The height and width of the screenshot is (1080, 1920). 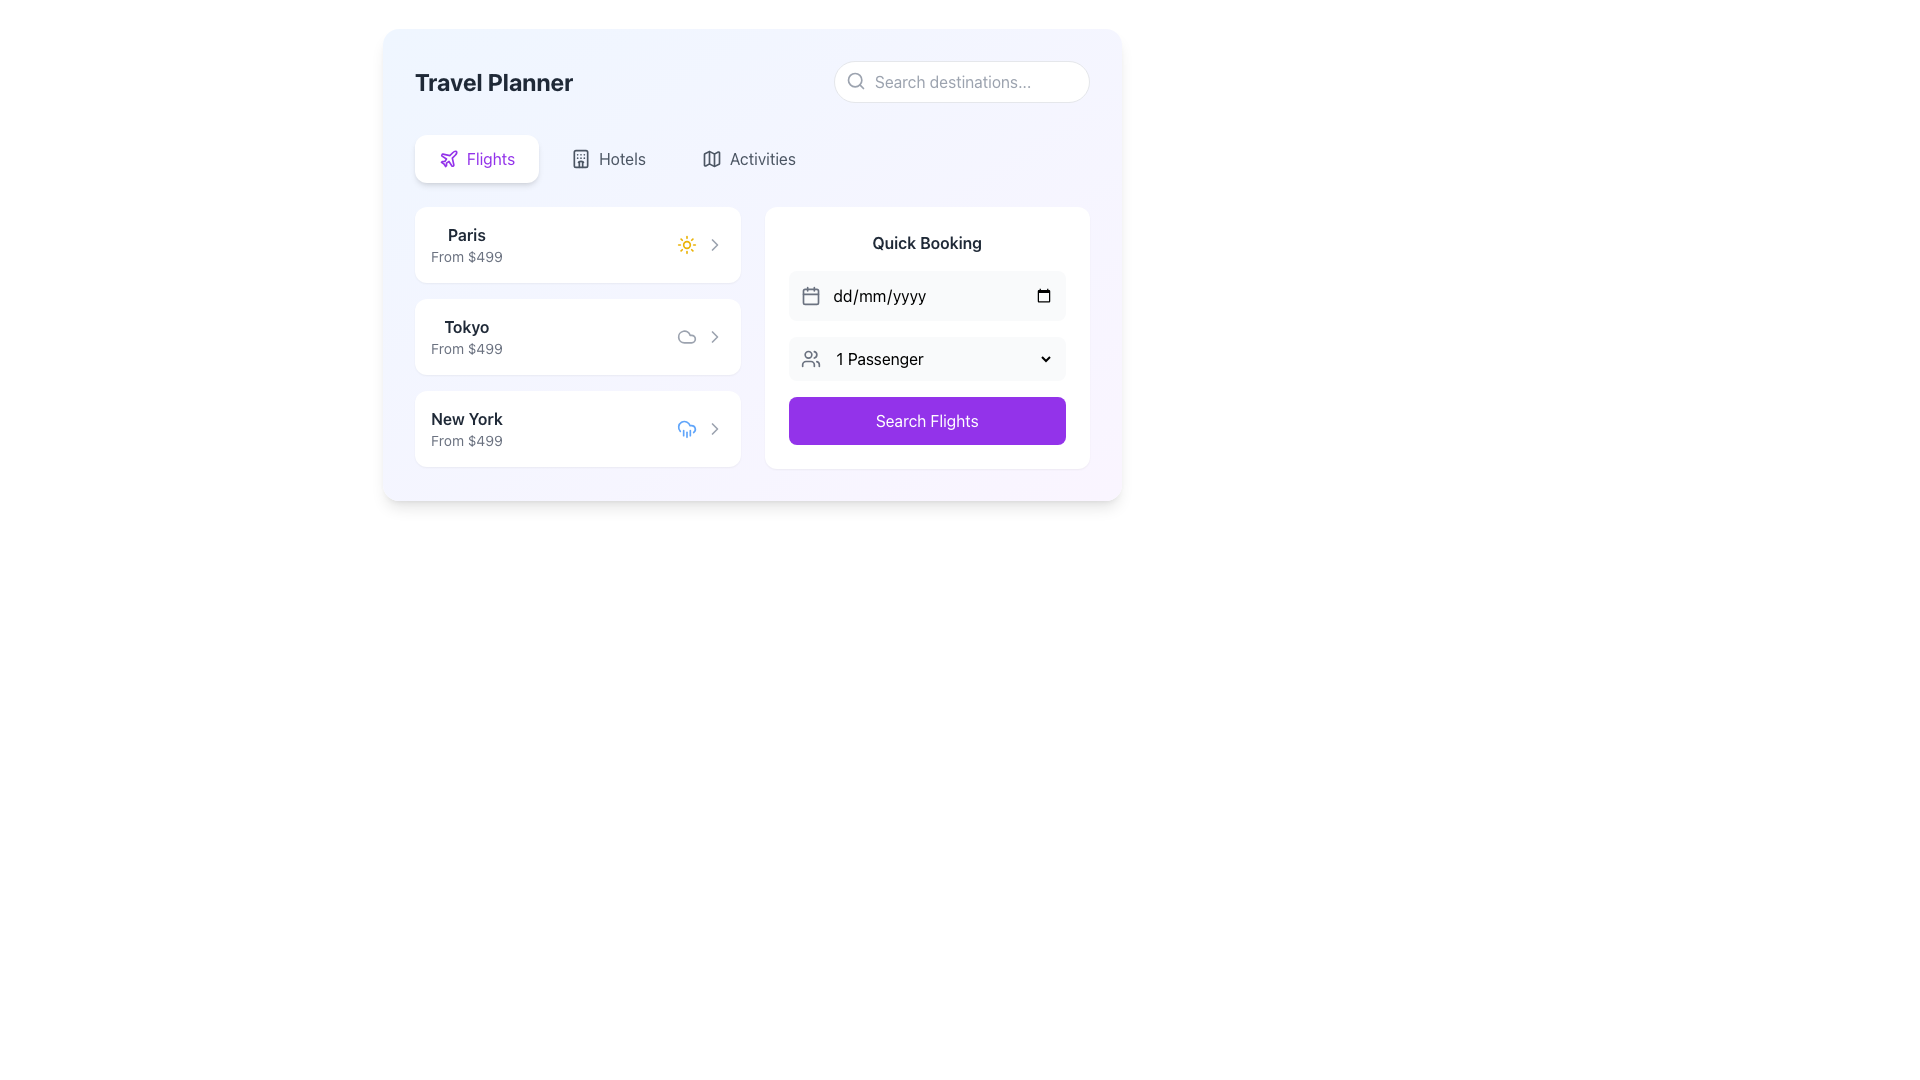 What do you see at coordinates (926, 337) in the screenshot?
I see `the dropdown menu for selecting the number of passengers in the Quick Booking card` at bounding box center [926, 337].